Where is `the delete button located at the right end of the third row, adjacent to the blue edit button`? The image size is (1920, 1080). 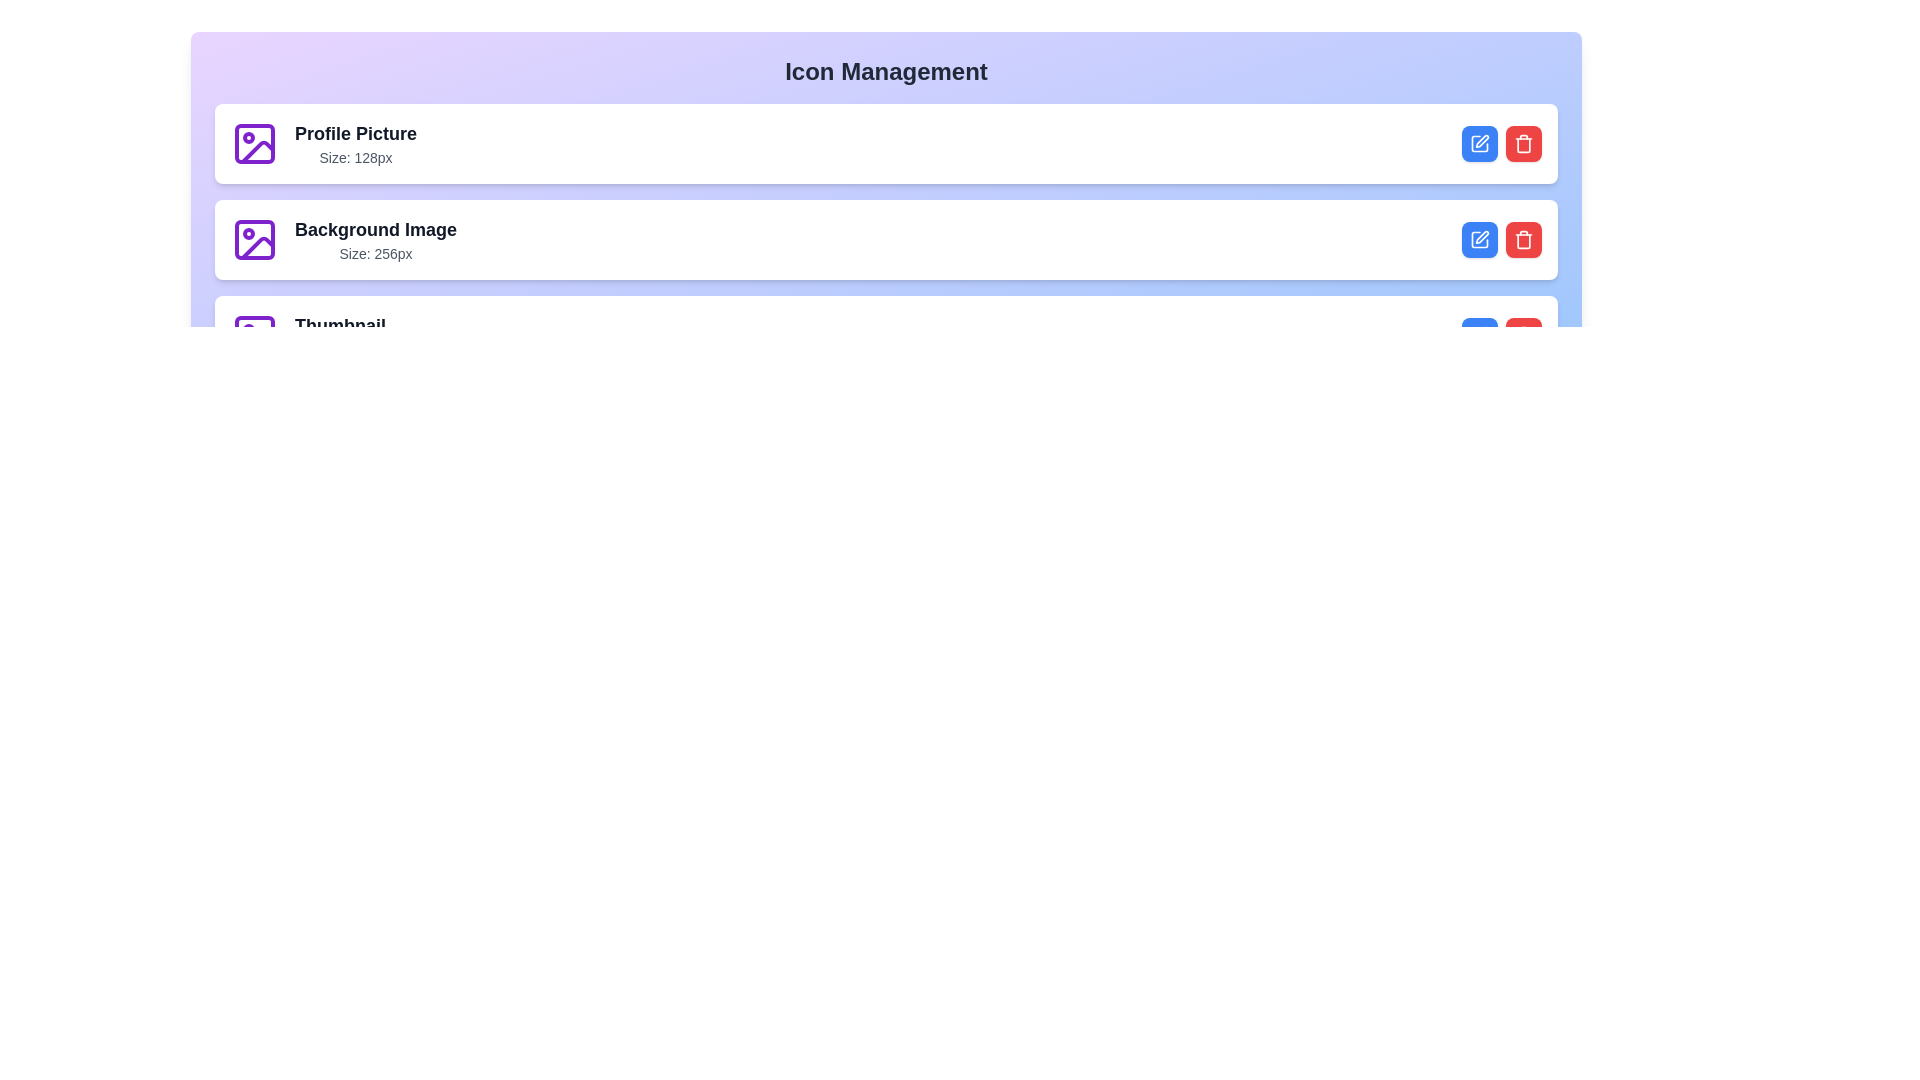 the delete button located at the right end of the third row, adjacent to the blue edit button is located at coordinates (1522, 334).